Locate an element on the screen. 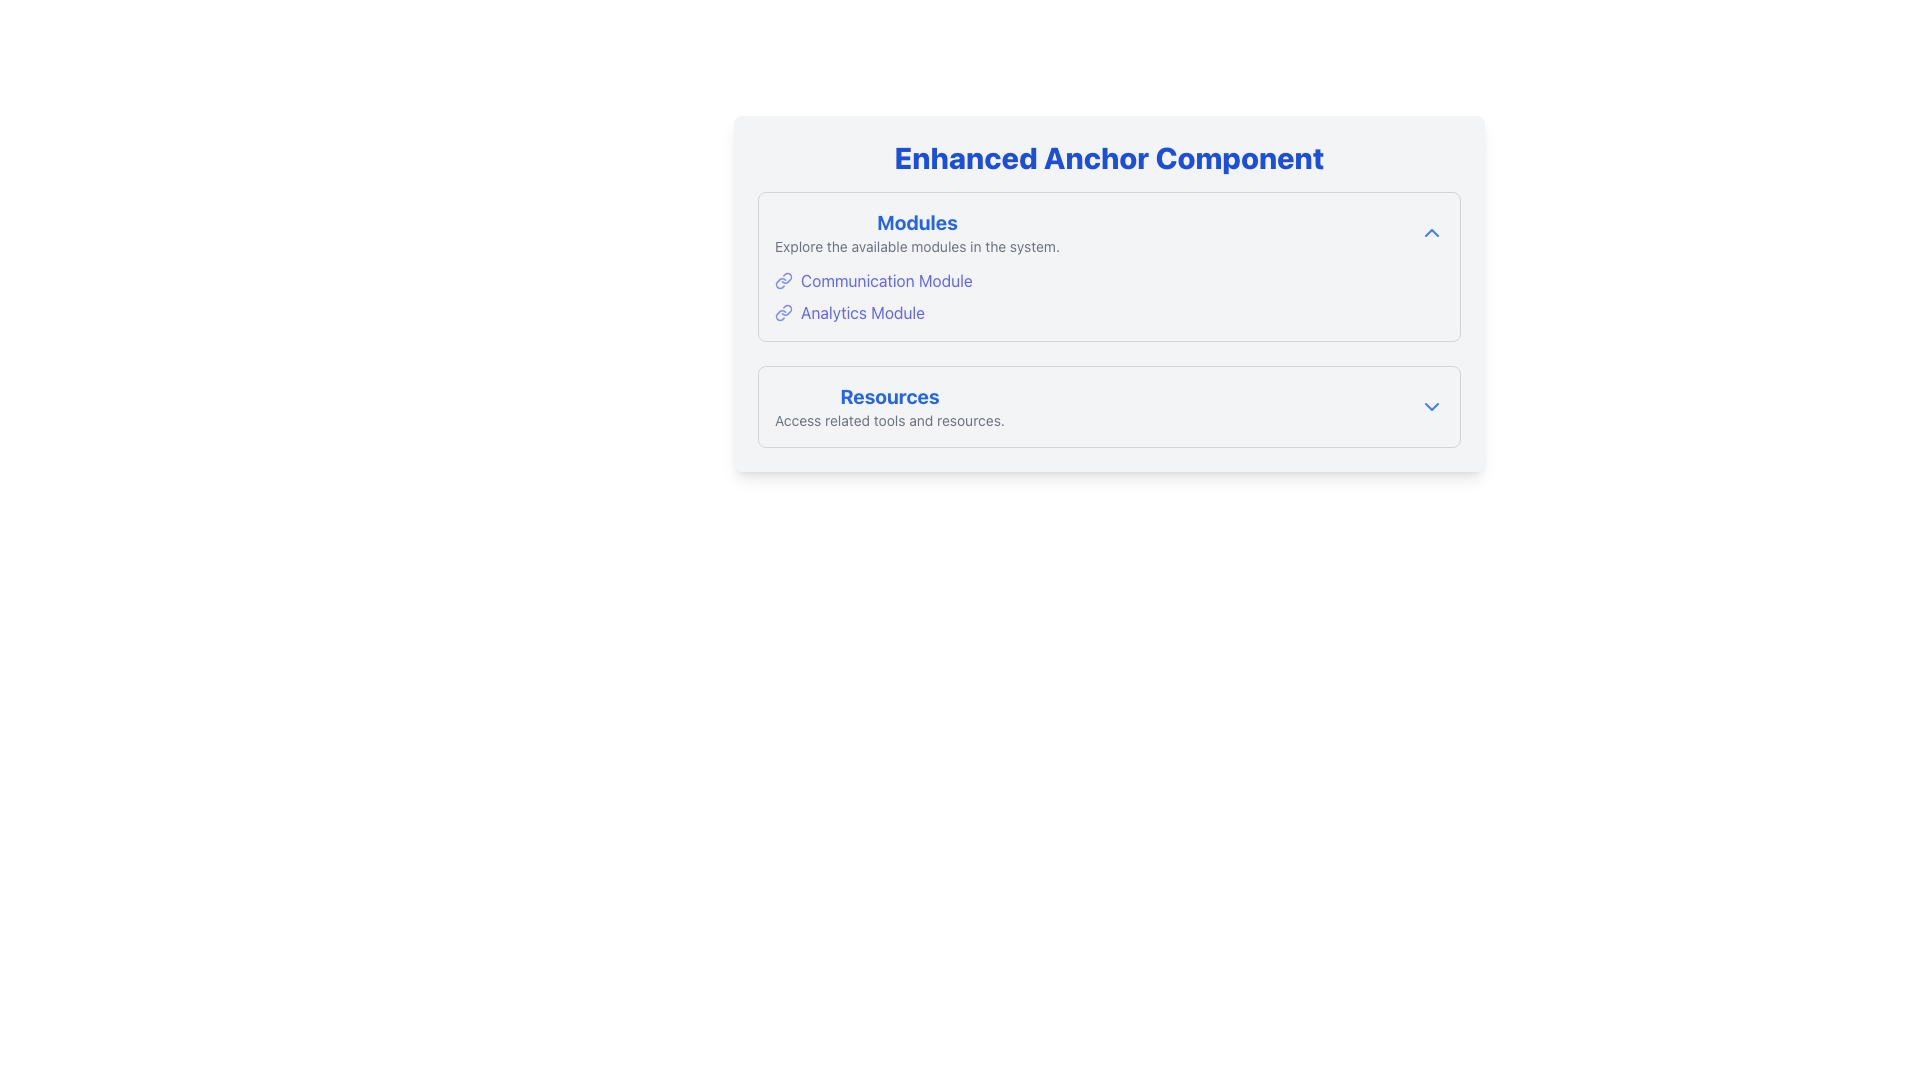 The image size is (1920, 1080). the icon resembling linked chains, styled with a thin blue stroke, located to the immediate left of the text 'Communication Module' within the 'Modules' section of the 'Enhanced Anchor Component' interface is located at coordinates (782, 281).